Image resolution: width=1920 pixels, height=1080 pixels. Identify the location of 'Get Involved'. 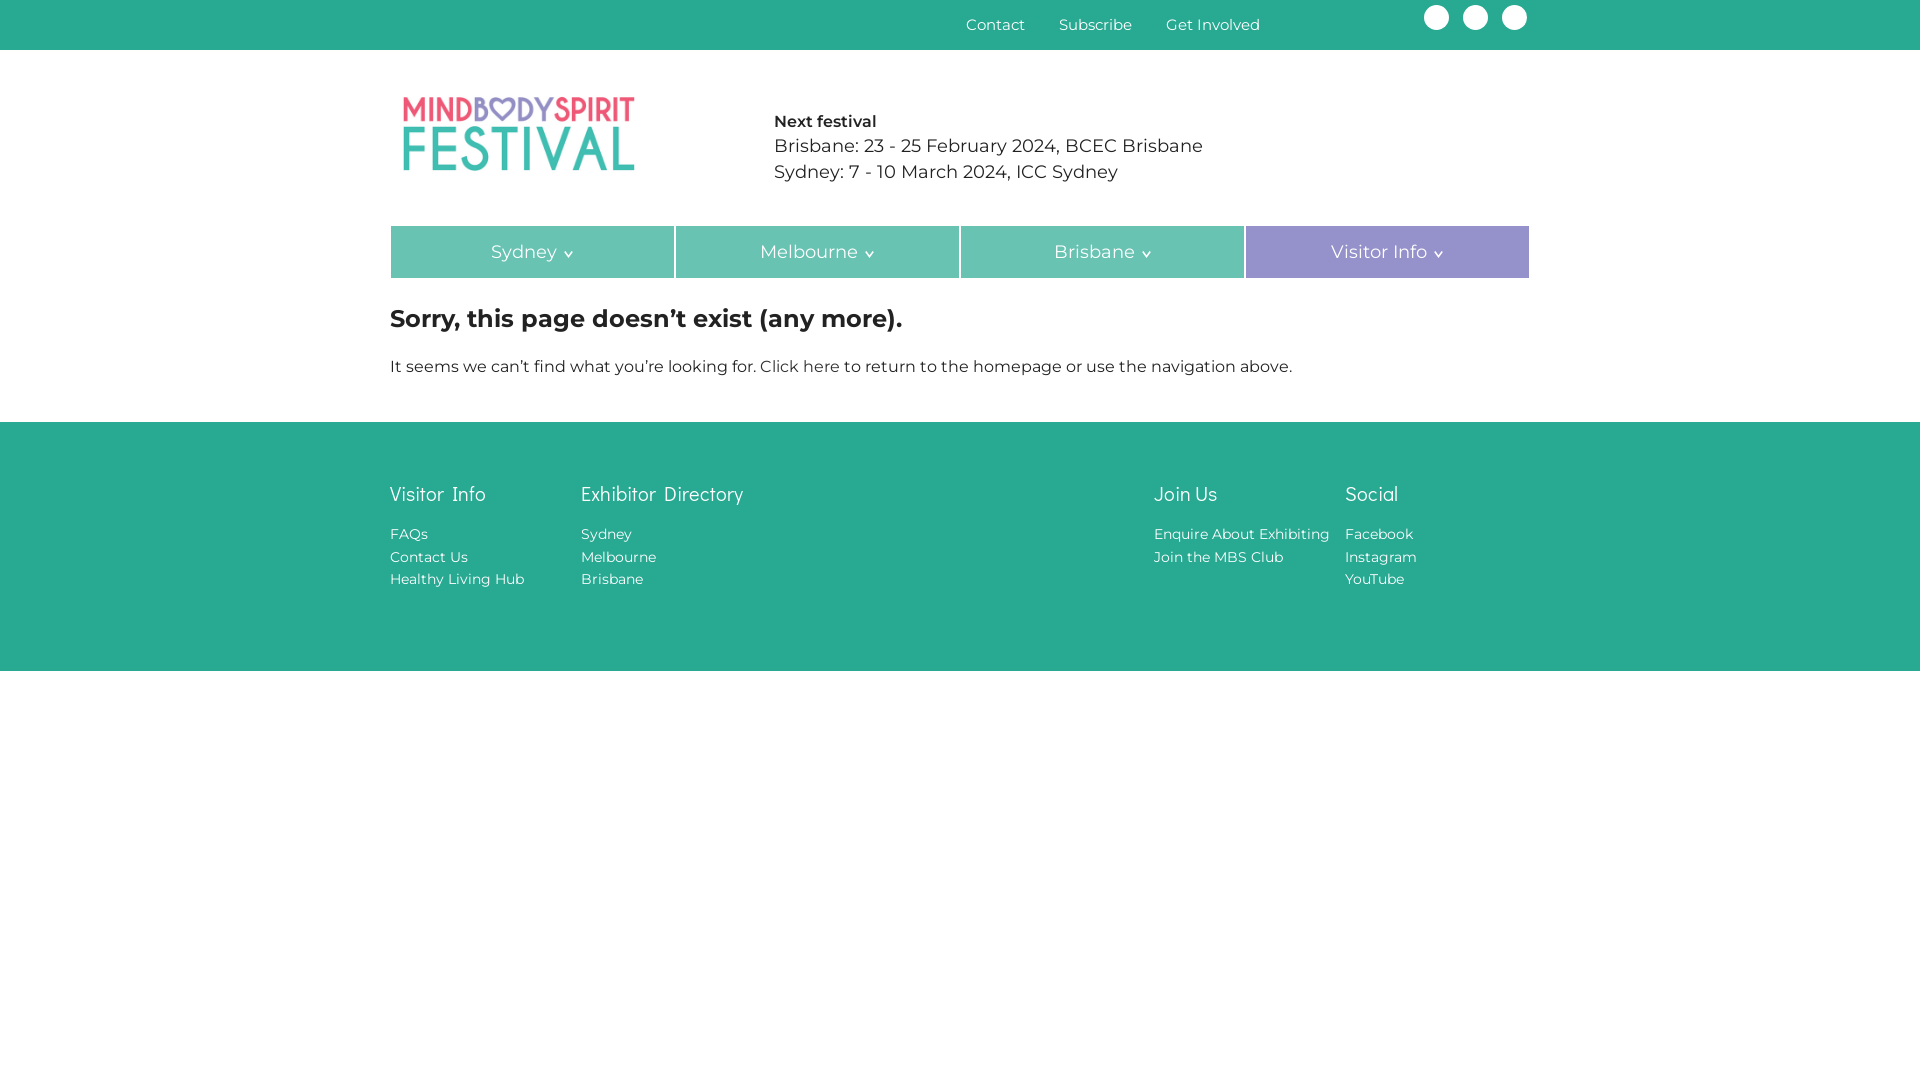
(1212, 24).